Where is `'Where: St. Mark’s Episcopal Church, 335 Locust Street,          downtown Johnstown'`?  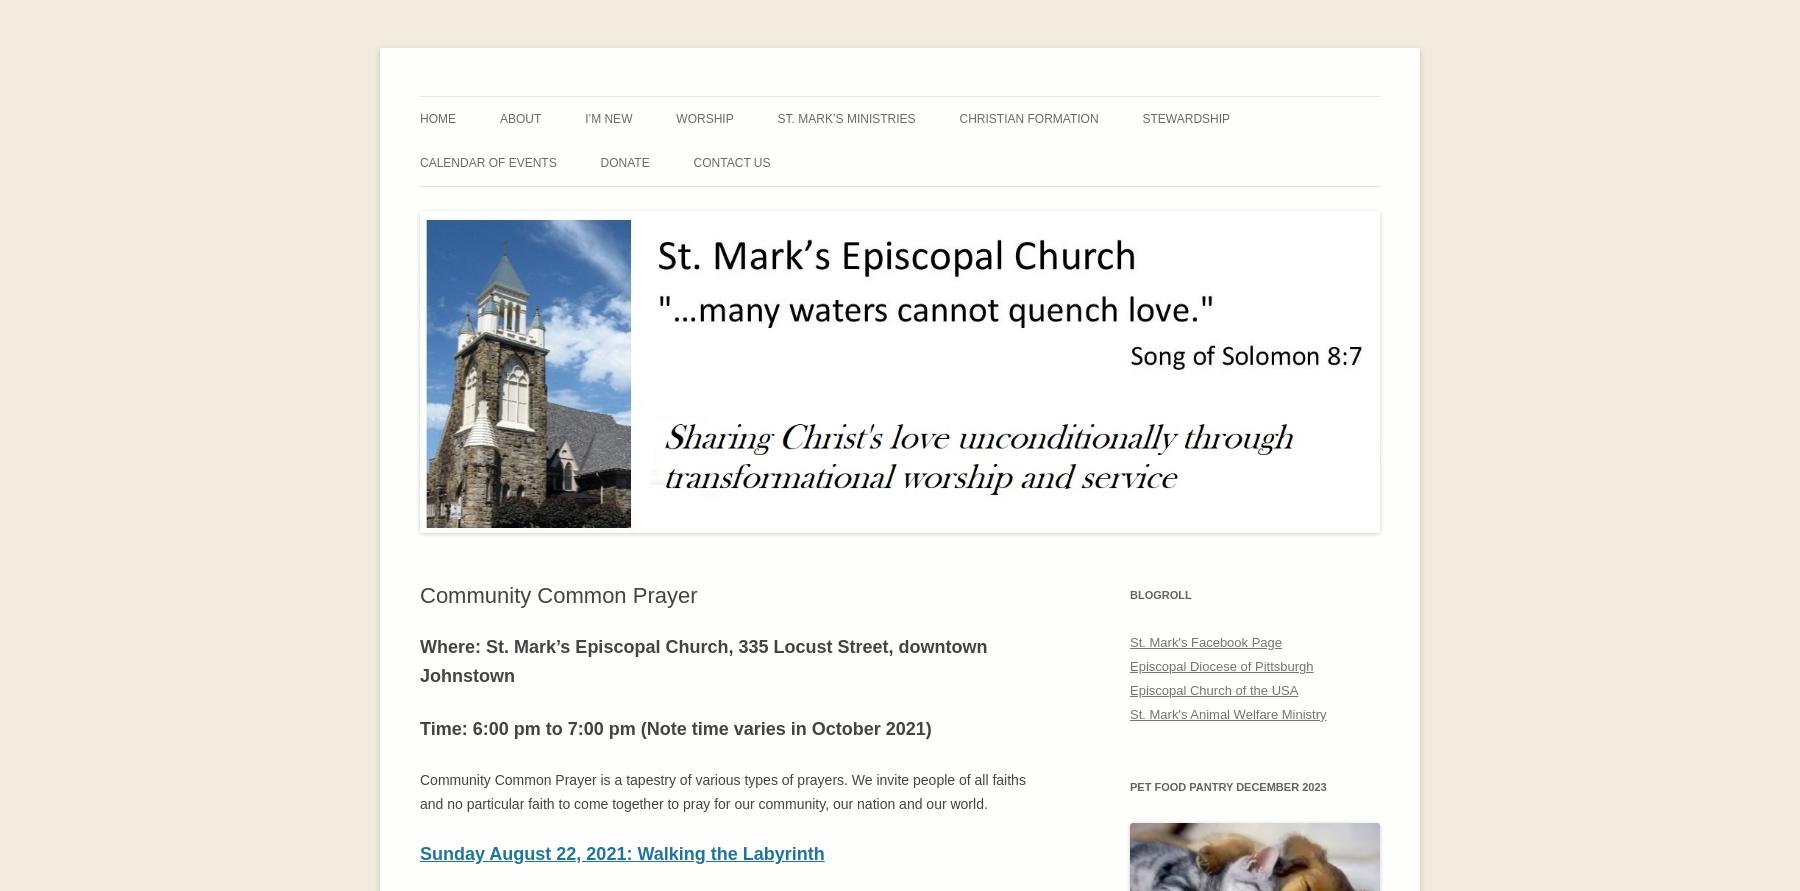
'Where: St. Mark’s Episcopal Church, 335 Locust Street,          downtown Johnstown' is located at coordinates (702, 660).